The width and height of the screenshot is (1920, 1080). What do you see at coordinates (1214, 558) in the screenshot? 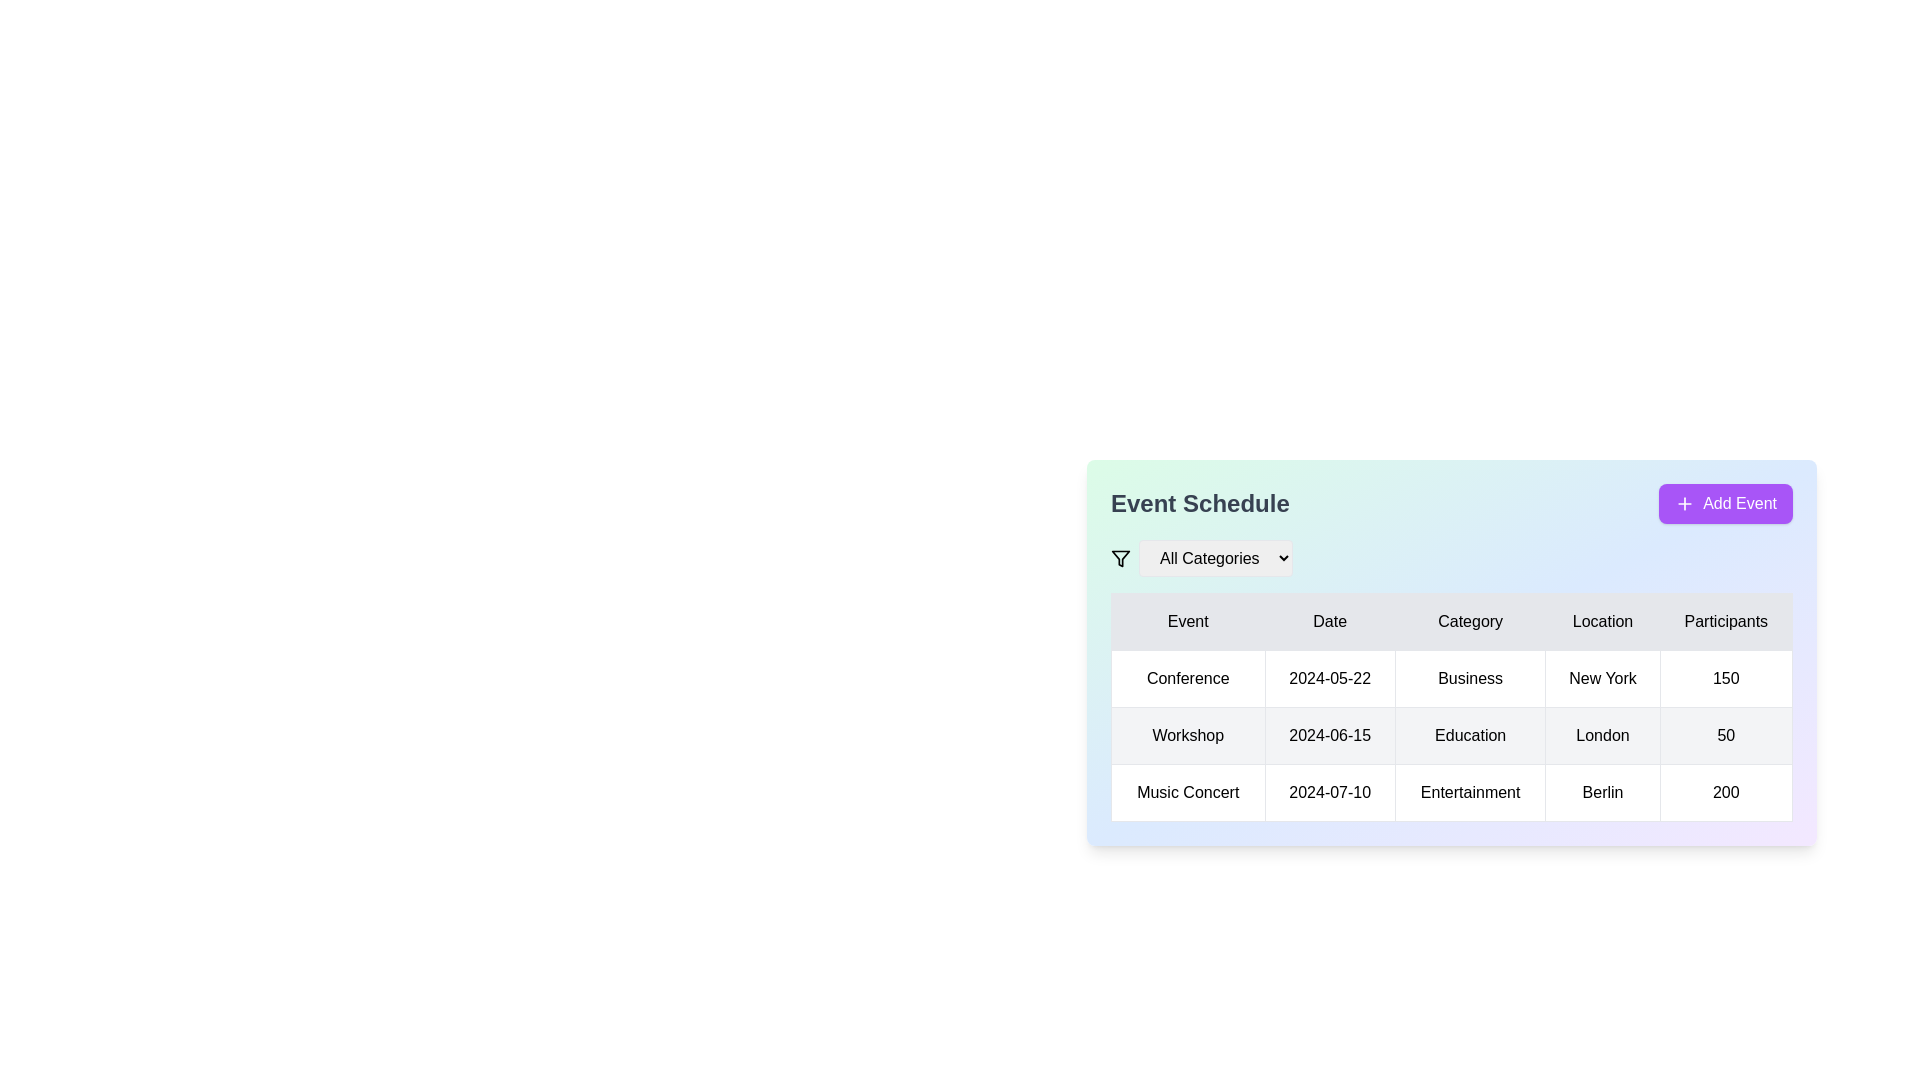
I see `the Dropdown menu that allows users to filter items` at bounding box center [1214, 558].